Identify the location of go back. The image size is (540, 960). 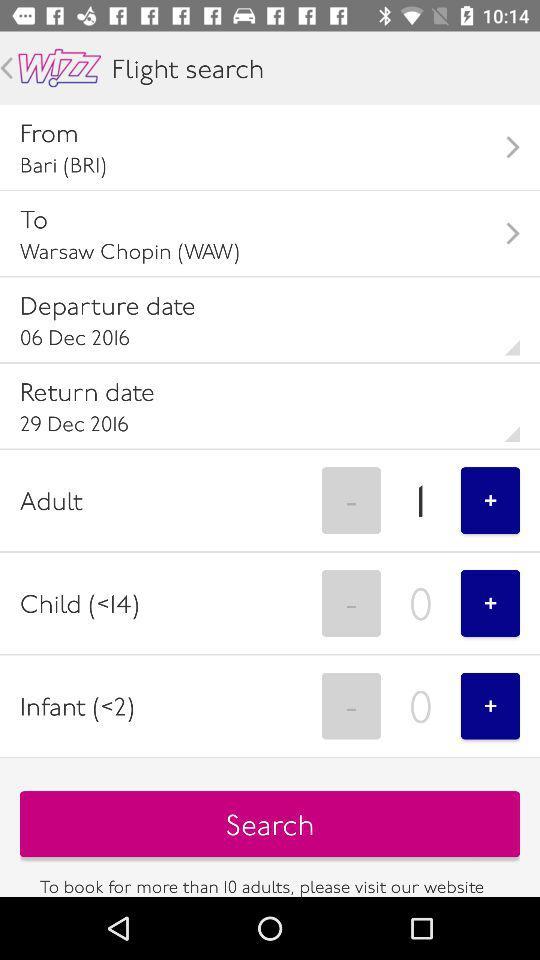
(5, 68).